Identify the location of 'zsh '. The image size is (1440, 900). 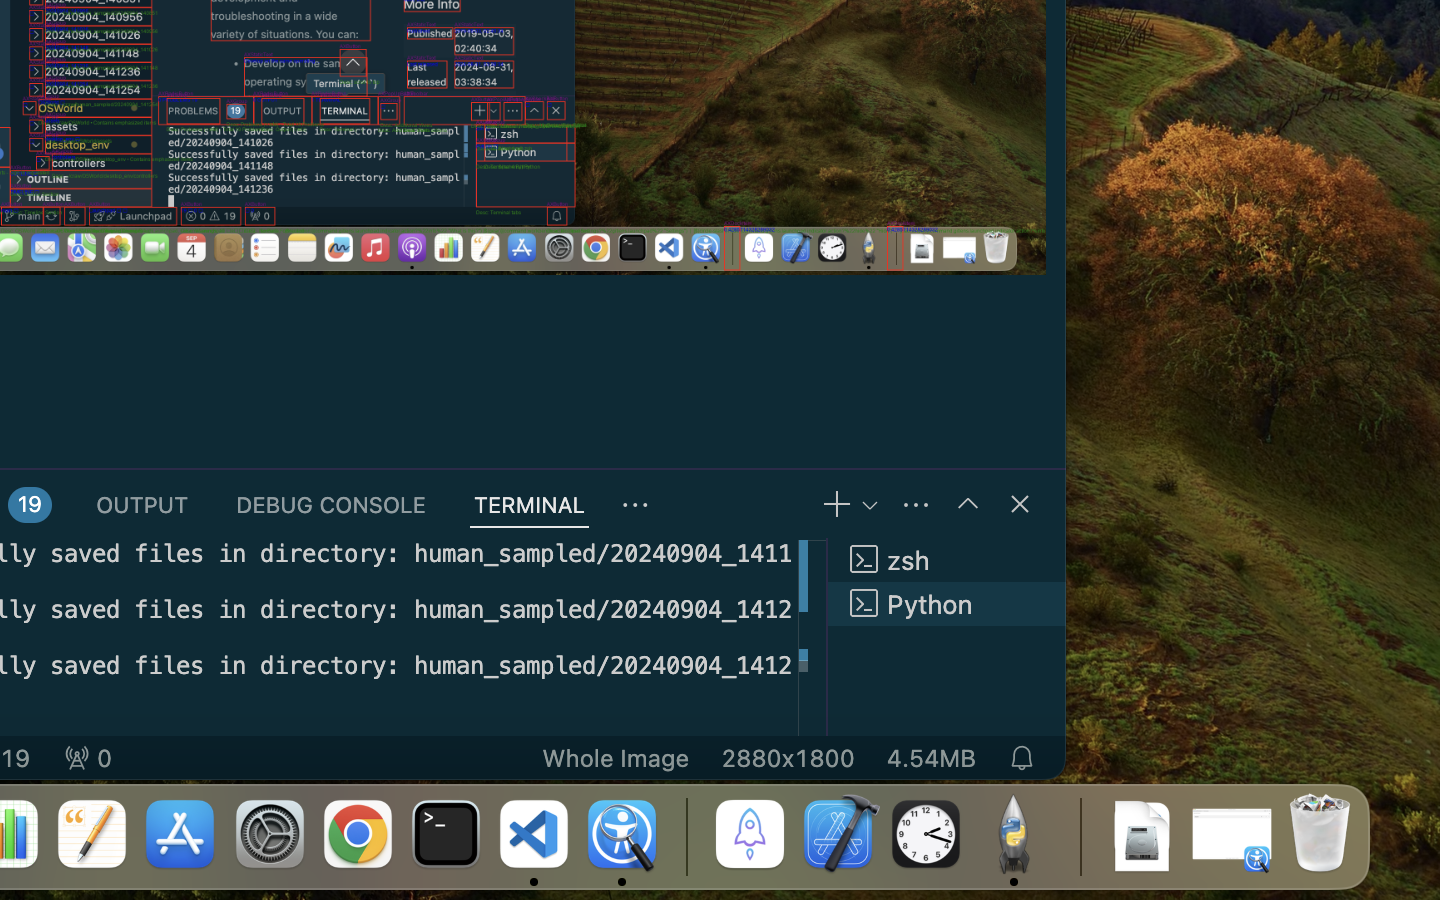
(946, 558).